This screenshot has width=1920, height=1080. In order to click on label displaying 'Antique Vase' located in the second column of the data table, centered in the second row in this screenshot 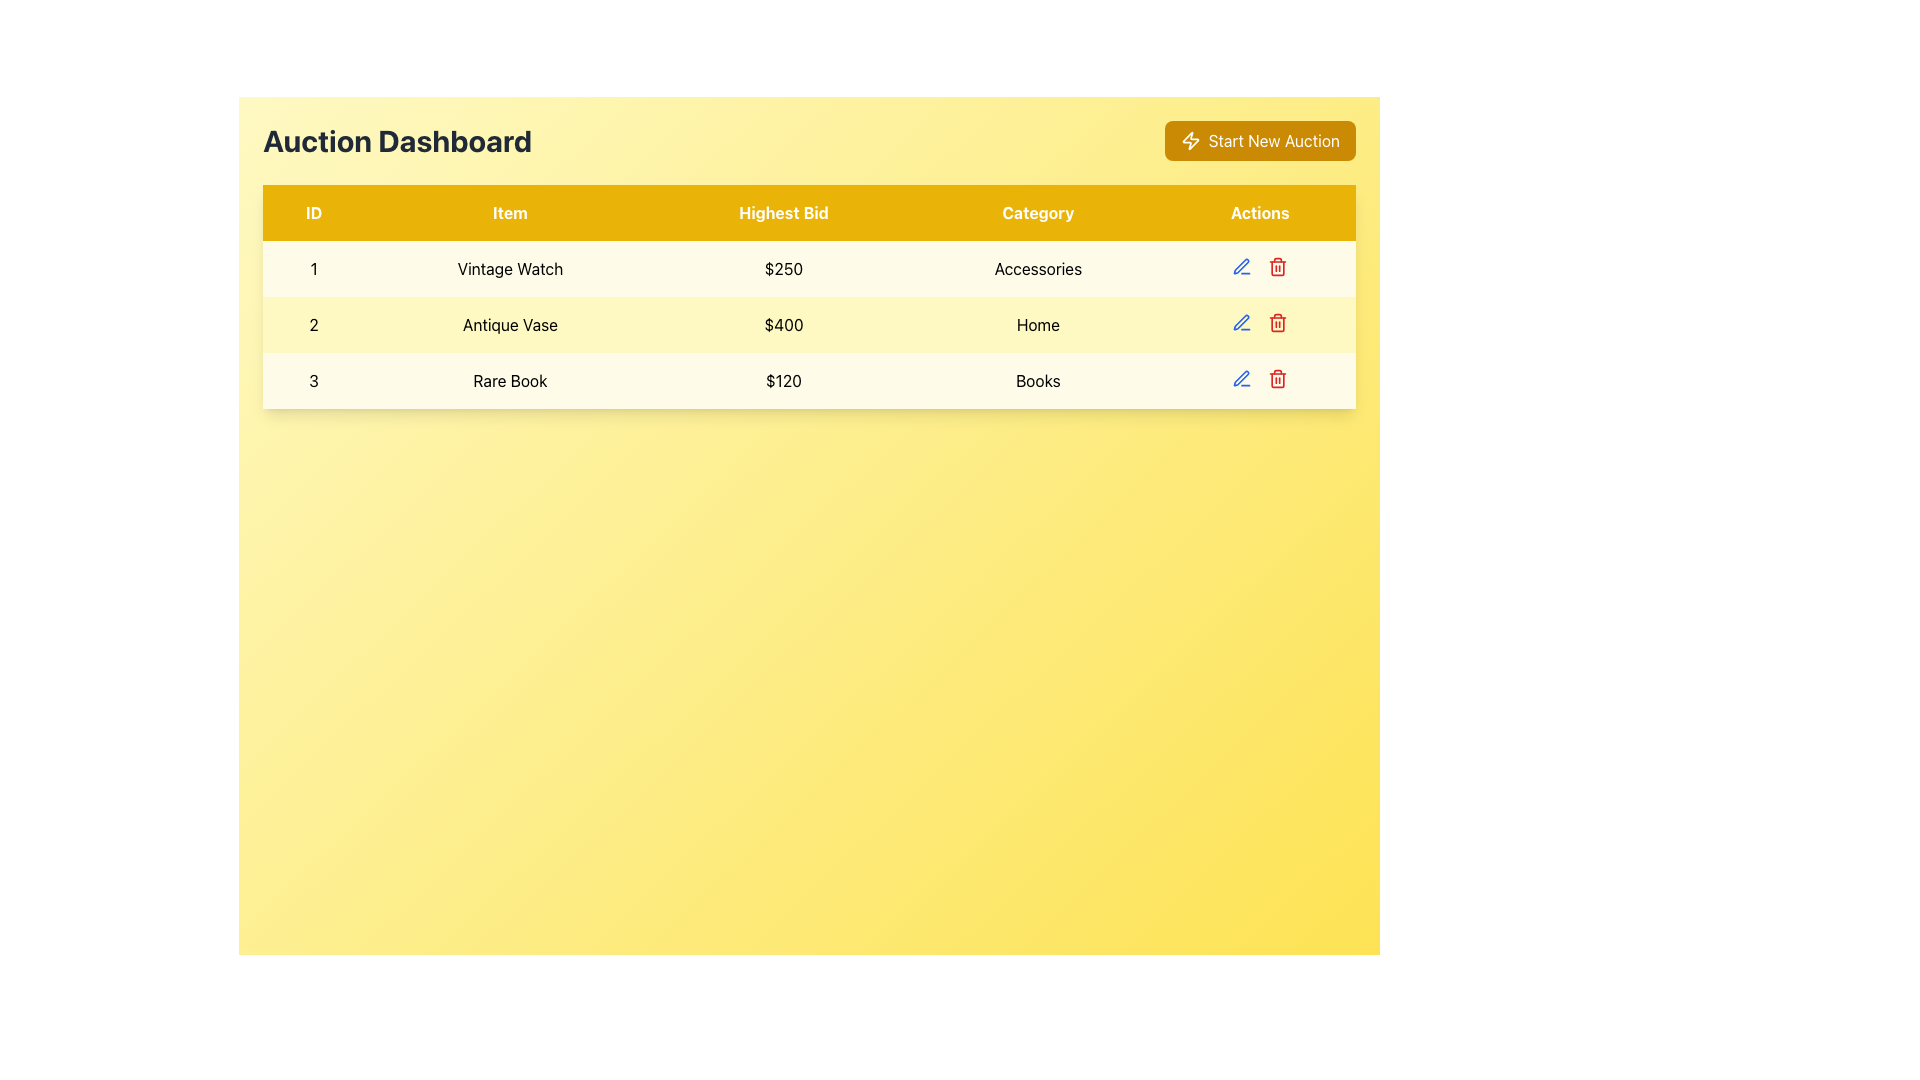, I will do `click(510, 323)`.